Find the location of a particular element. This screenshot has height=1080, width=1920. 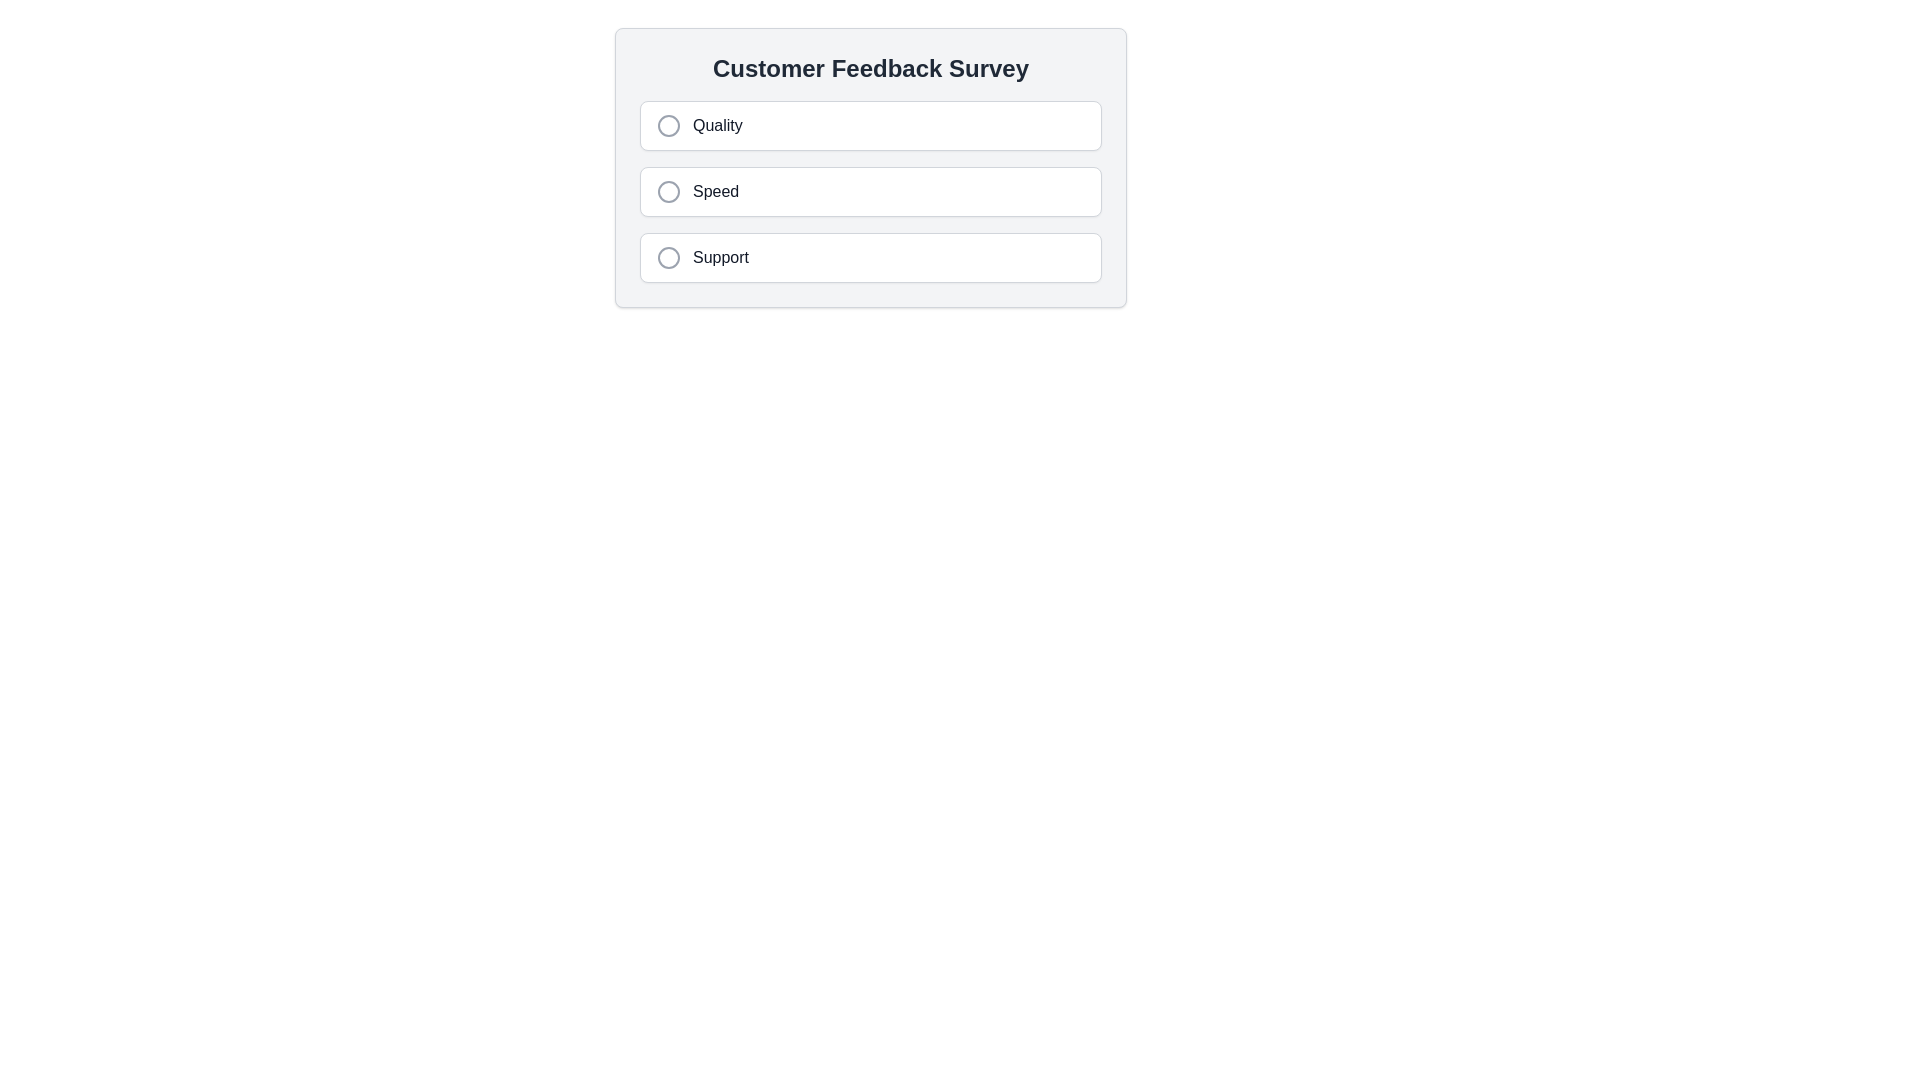

text content of the label for the third radio button option labeled 'Support' in the survey interface is located at coordinates (720, 257).